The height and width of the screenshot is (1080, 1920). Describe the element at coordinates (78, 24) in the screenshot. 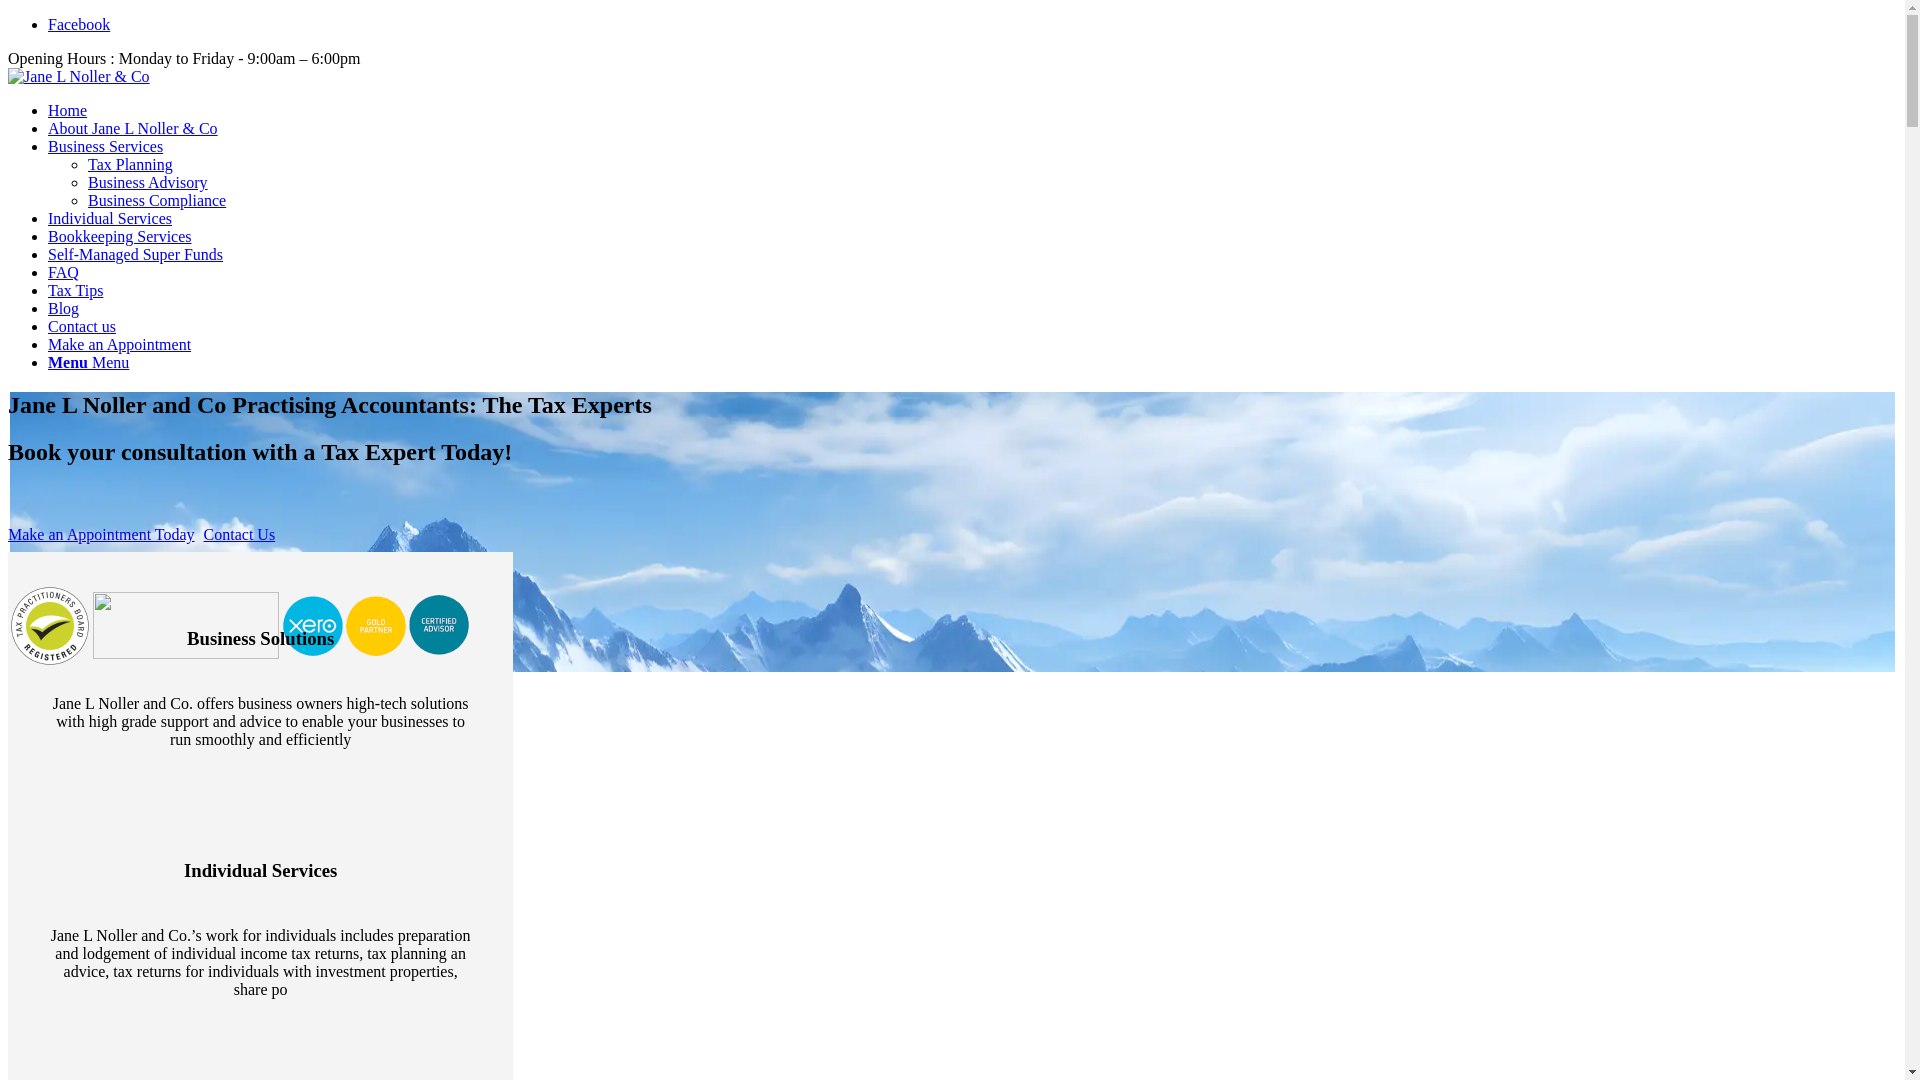

I see `'Facebook'` at that location.